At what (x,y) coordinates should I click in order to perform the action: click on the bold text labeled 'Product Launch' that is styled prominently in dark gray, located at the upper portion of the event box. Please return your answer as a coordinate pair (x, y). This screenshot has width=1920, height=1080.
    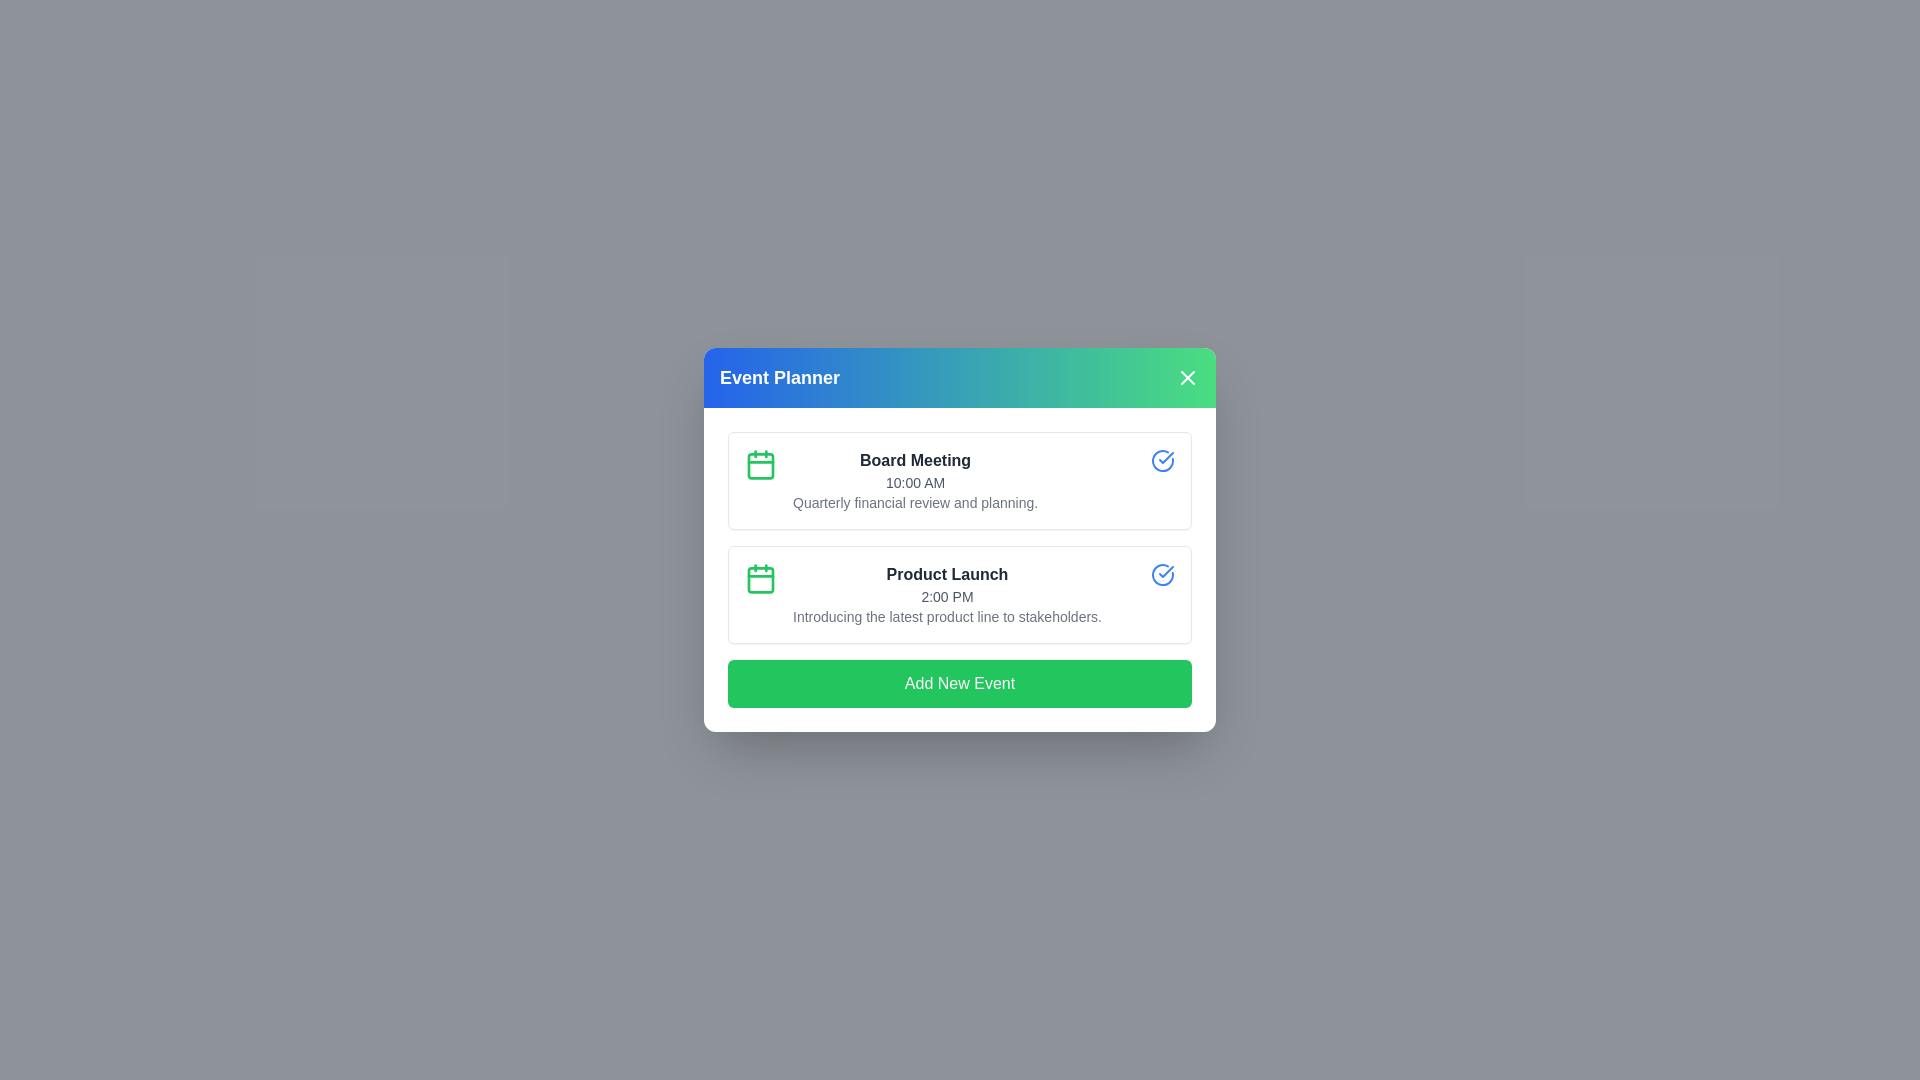
    Looking at the image, I should click on (946, 574).